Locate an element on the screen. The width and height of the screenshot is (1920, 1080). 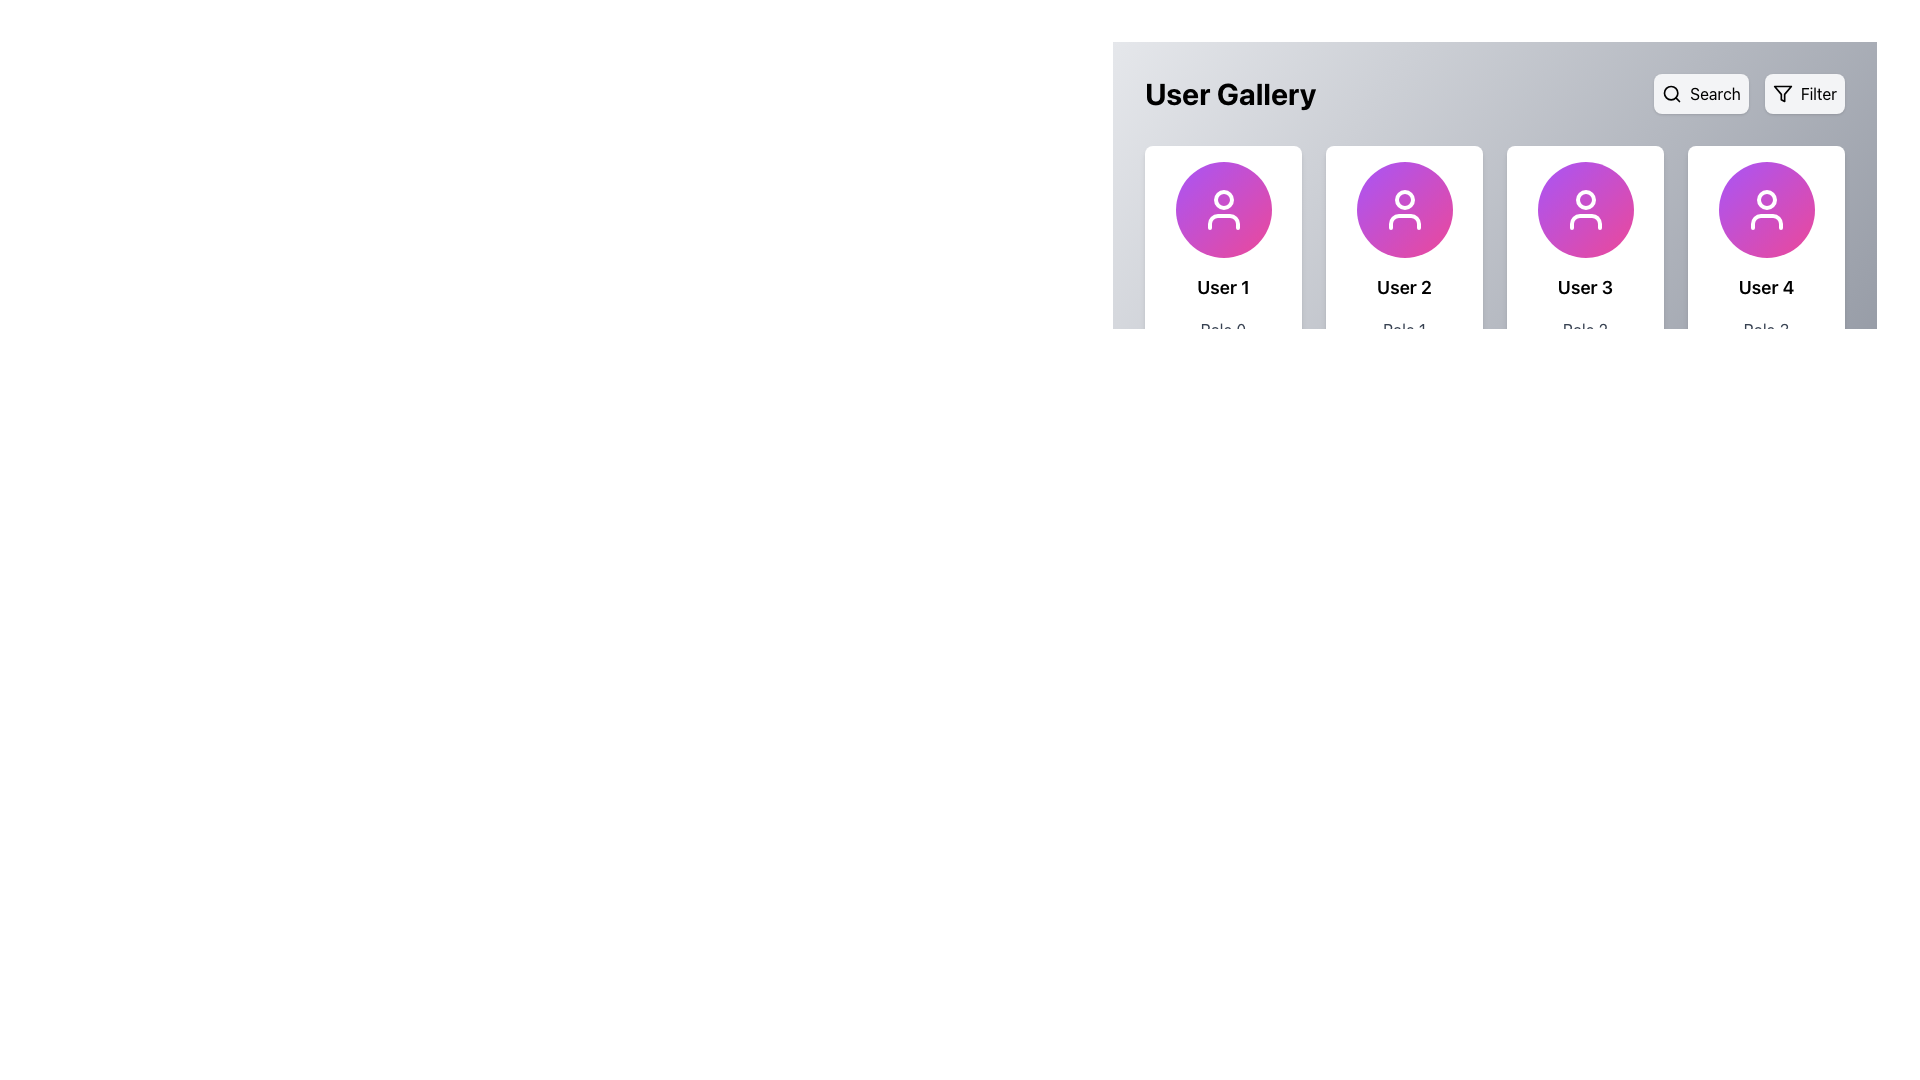
the user profile icon represented by an SVG located within the rightmost profile card labeled 'User 4' is located at coordinates (1766, 209).